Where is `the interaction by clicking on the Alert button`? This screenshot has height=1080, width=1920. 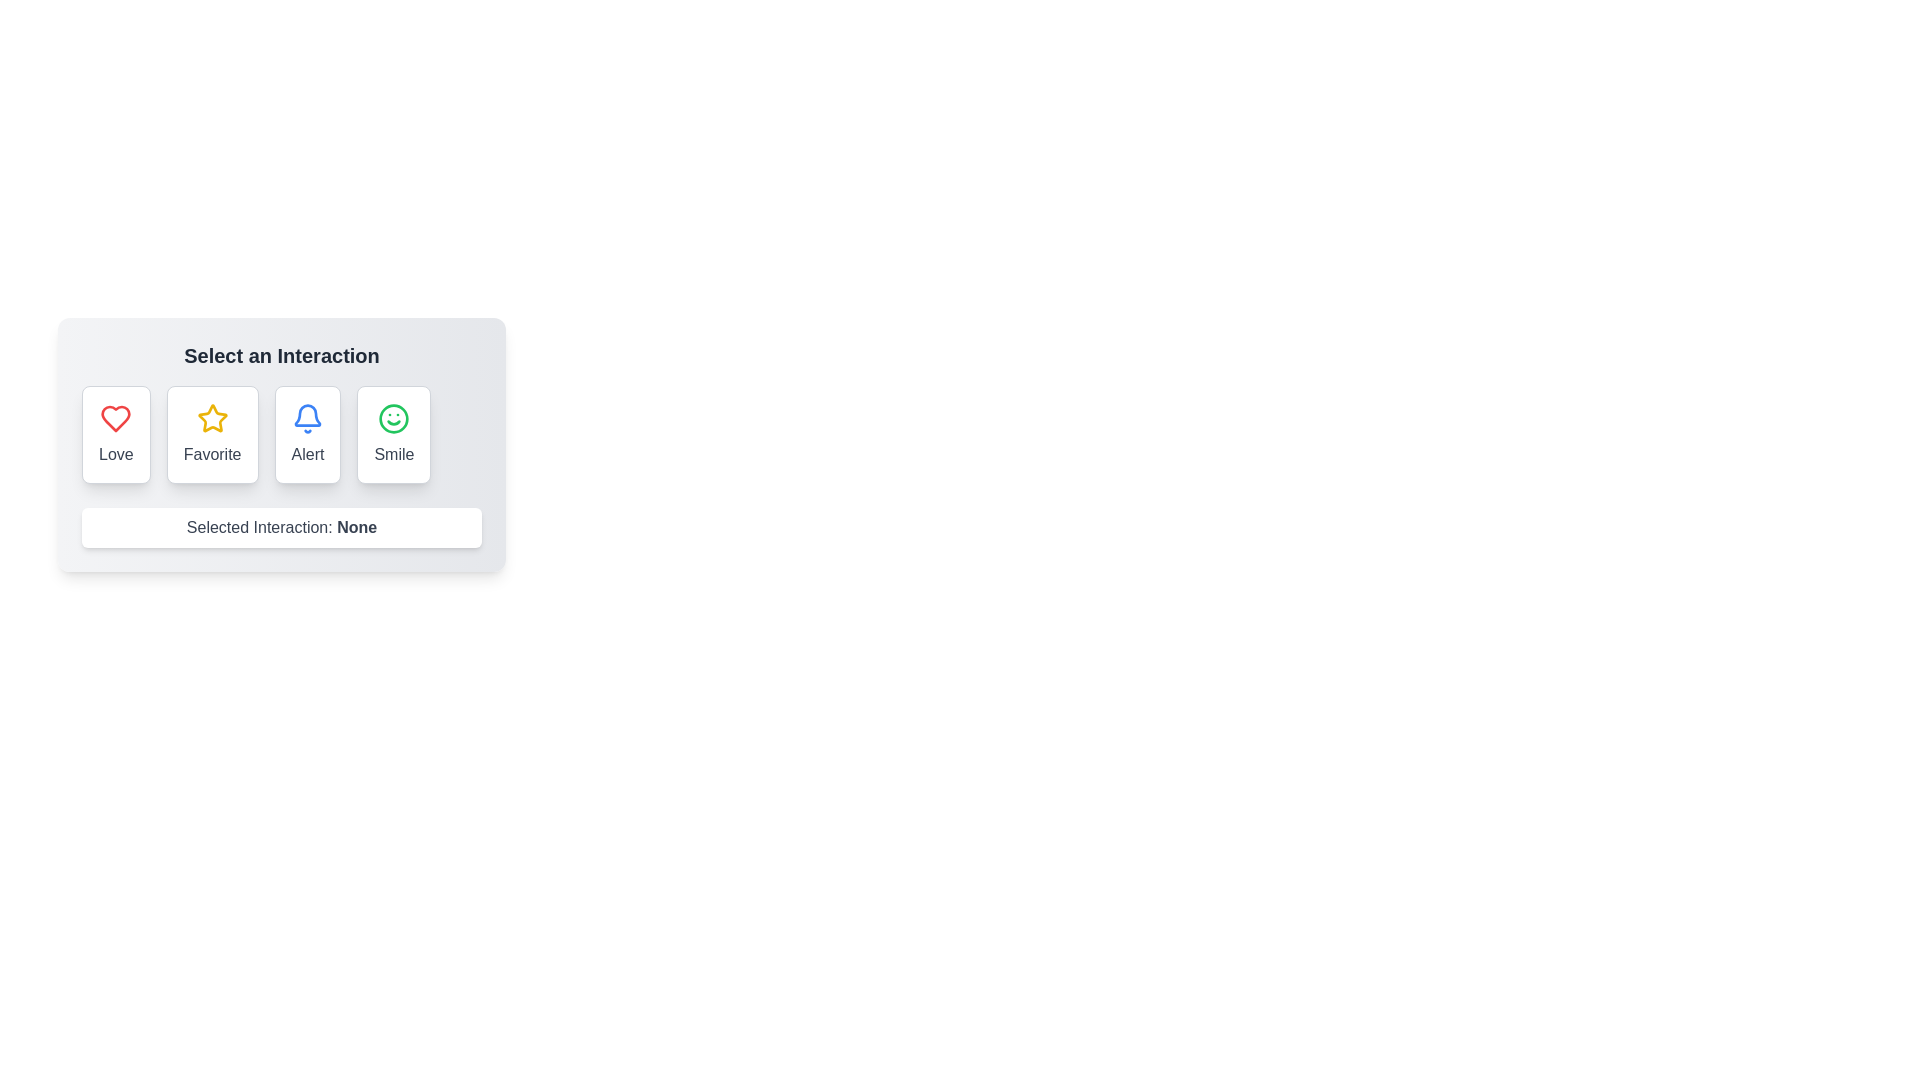
the interaction by clicking on the Alert button is located at coordinates (306, 434).